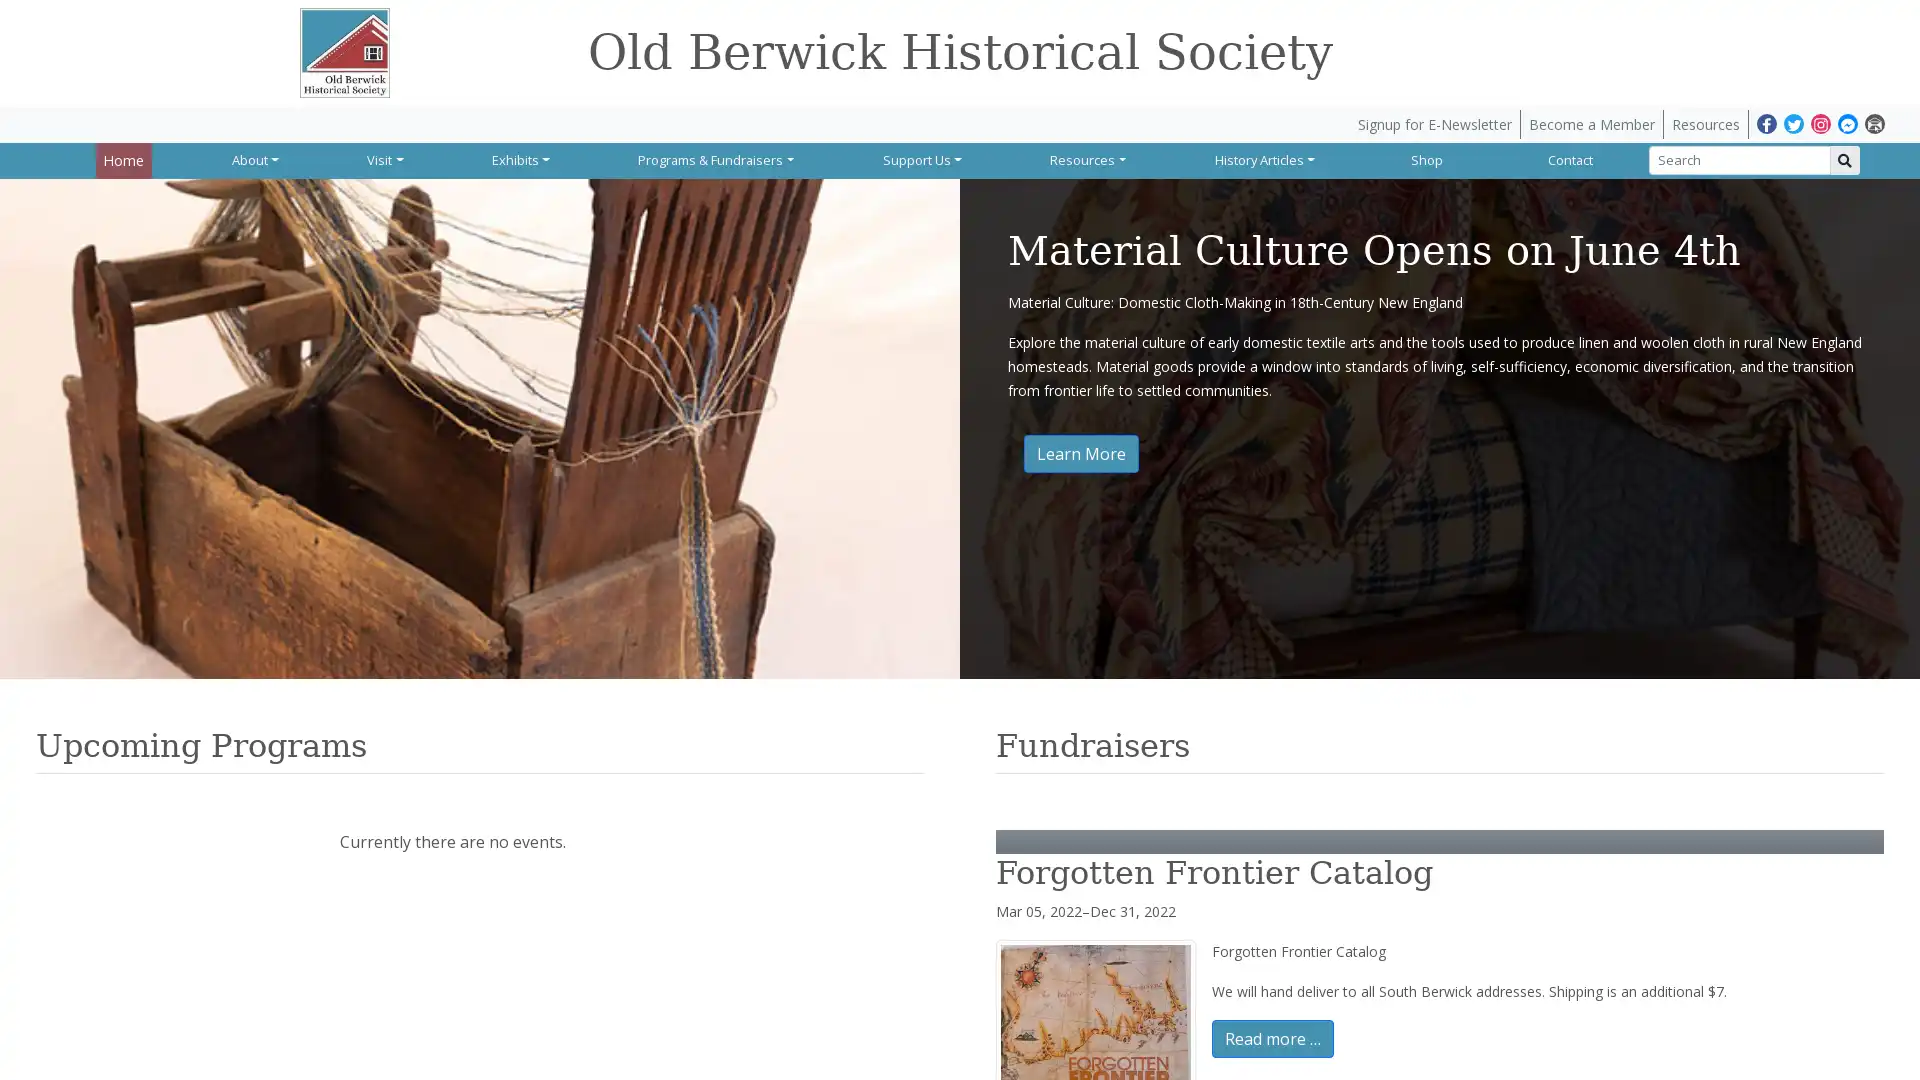 Image resolution: width=1920 pixels, height=1080 pixels. Describe the element at coordinates (519, 158) in the screenshot. I see `Exhibits` at that location.